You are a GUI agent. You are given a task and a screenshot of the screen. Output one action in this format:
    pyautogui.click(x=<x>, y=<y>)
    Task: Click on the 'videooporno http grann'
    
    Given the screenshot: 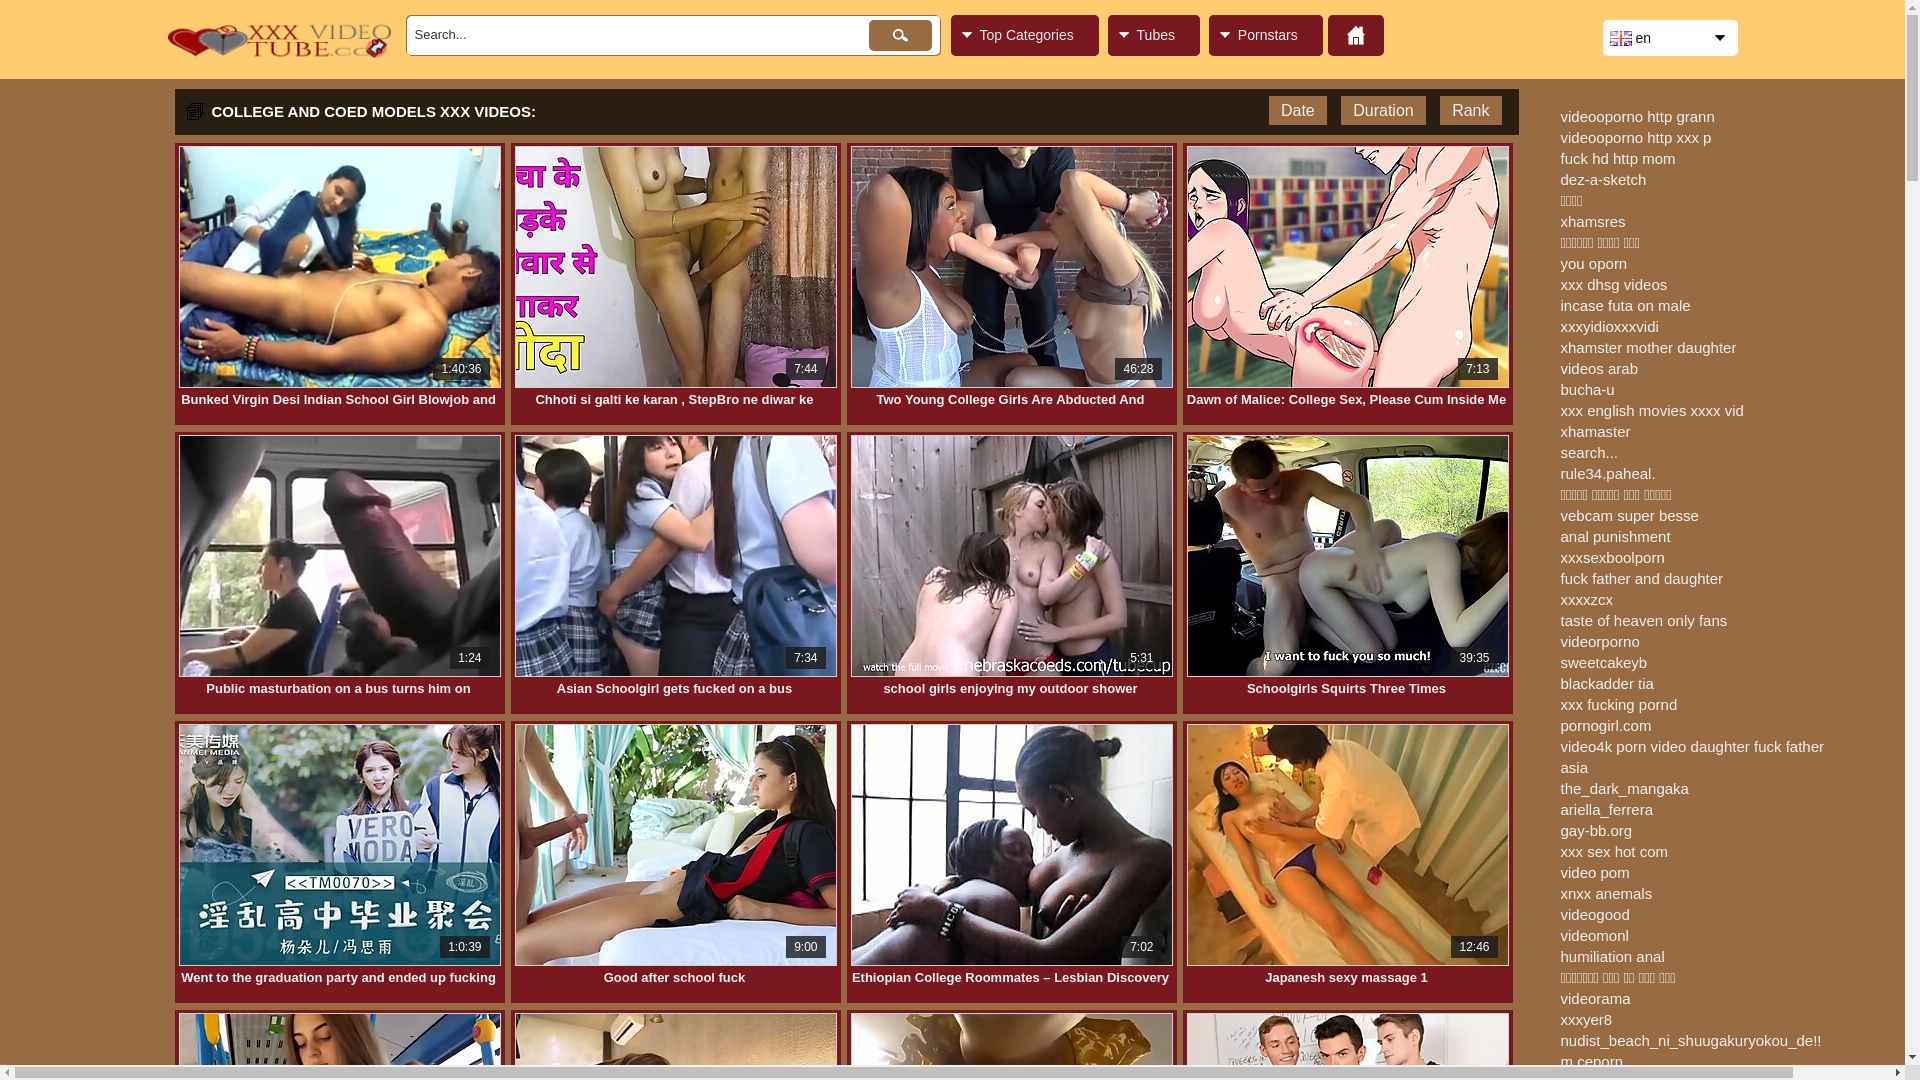 What is the action you would take?
    pyautogui.click(x=1636, y=116)
    